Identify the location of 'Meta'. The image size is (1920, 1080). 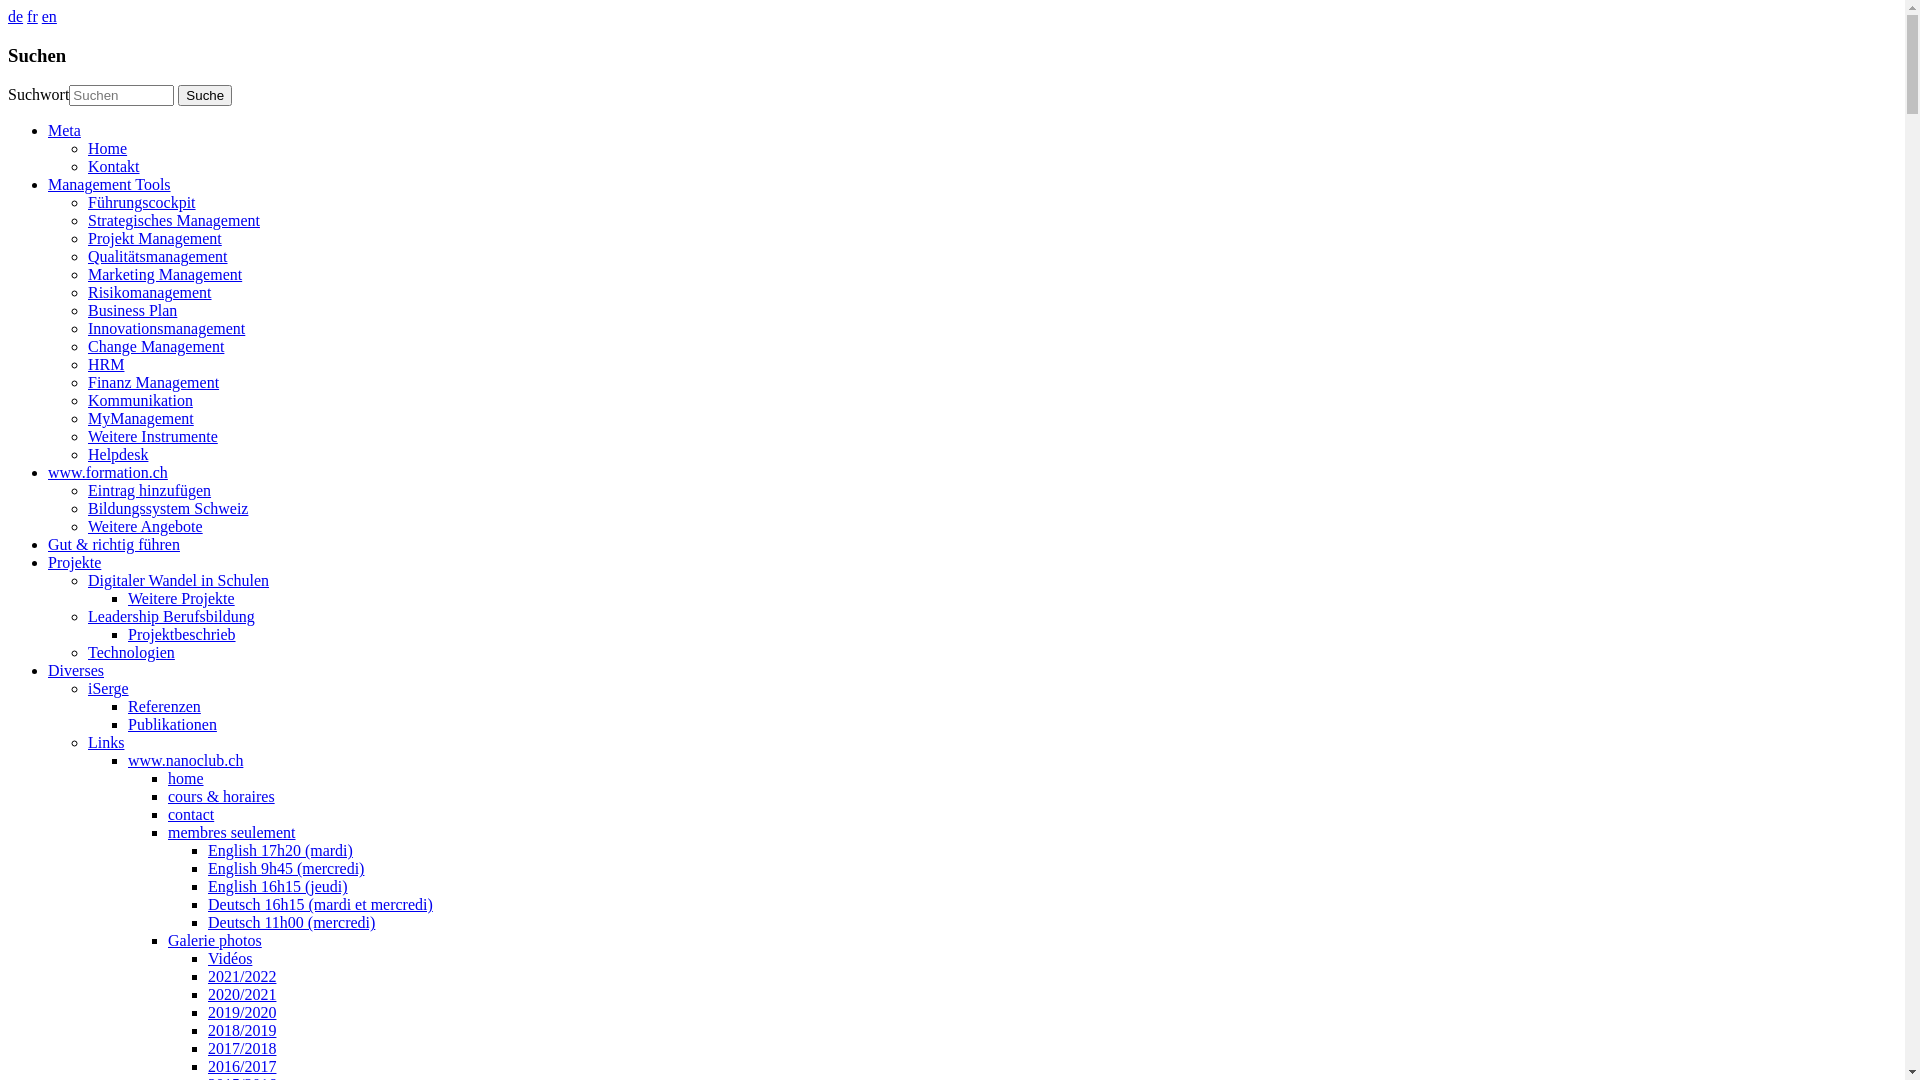
(64, 130).